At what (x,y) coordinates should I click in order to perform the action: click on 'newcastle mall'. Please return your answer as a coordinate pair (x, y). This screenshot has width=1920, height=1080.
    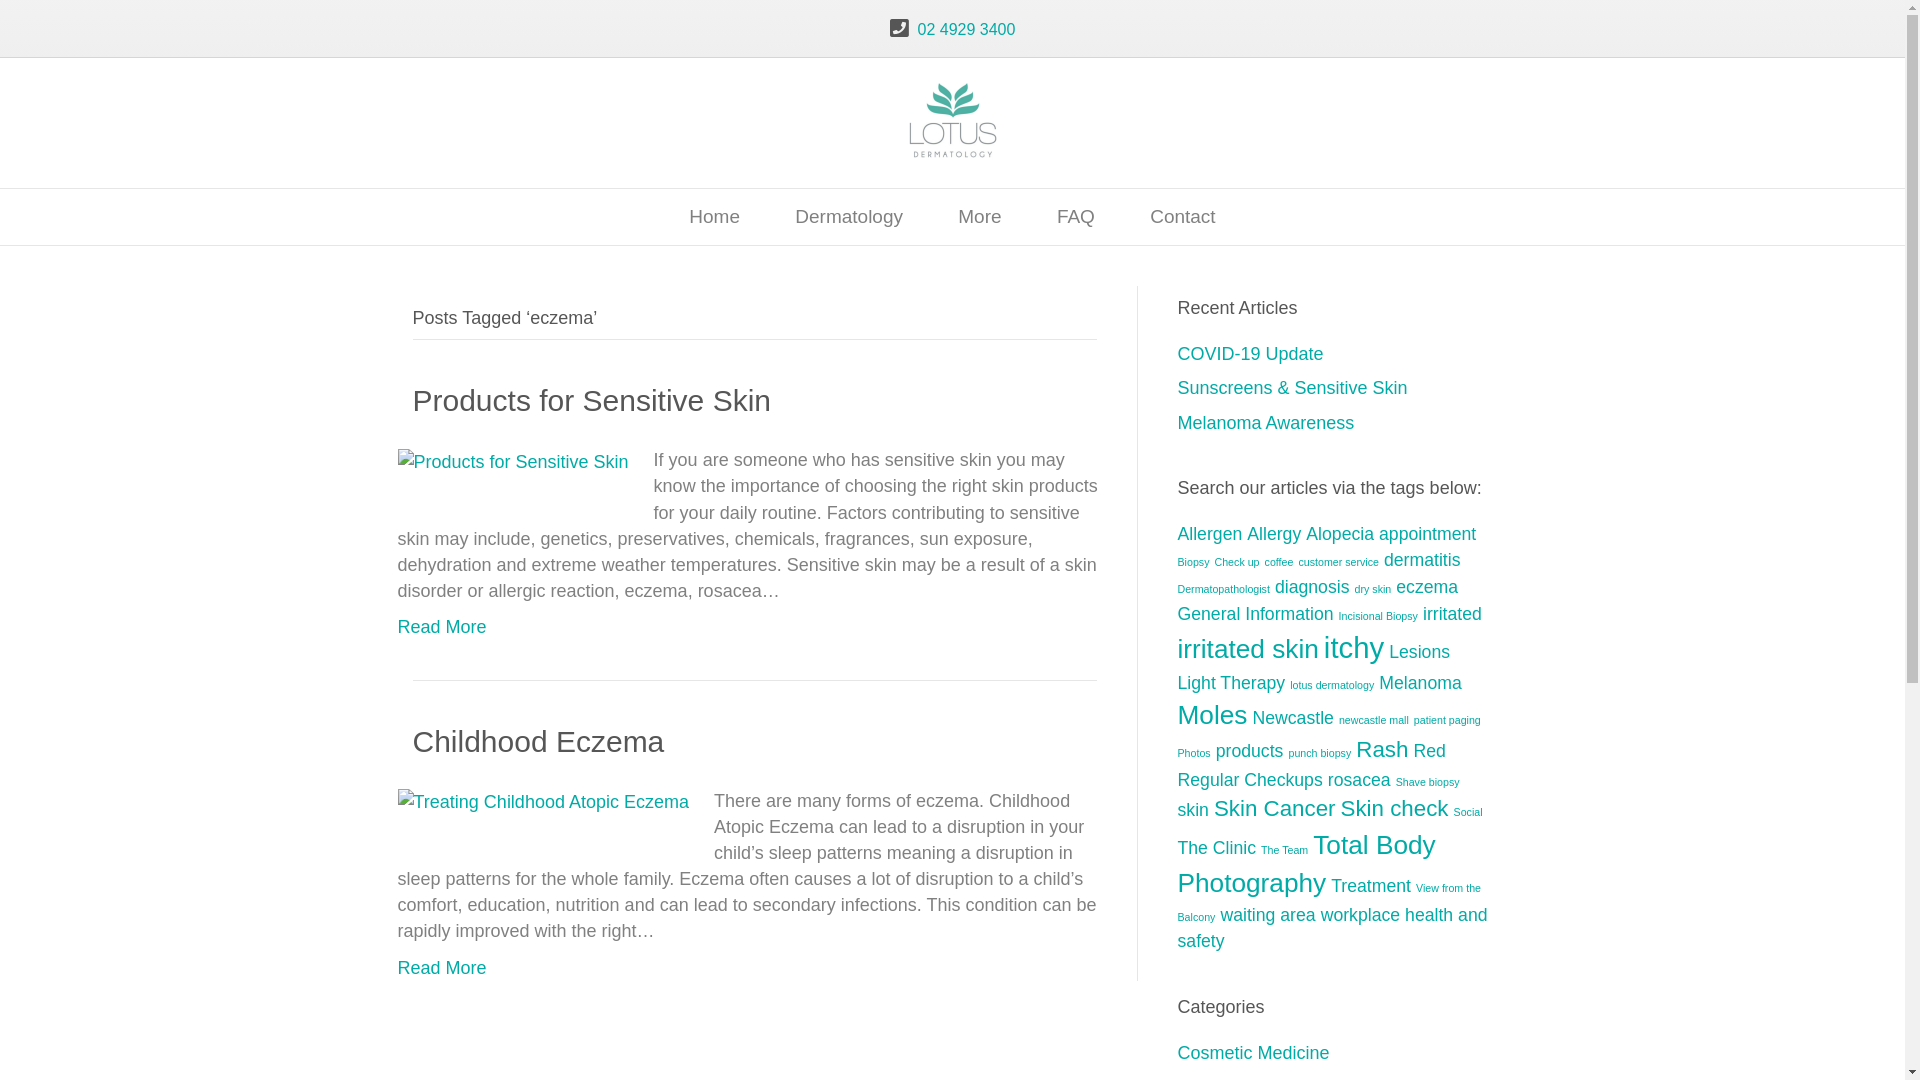
    Looking at the image, I should click on (1372, 720).